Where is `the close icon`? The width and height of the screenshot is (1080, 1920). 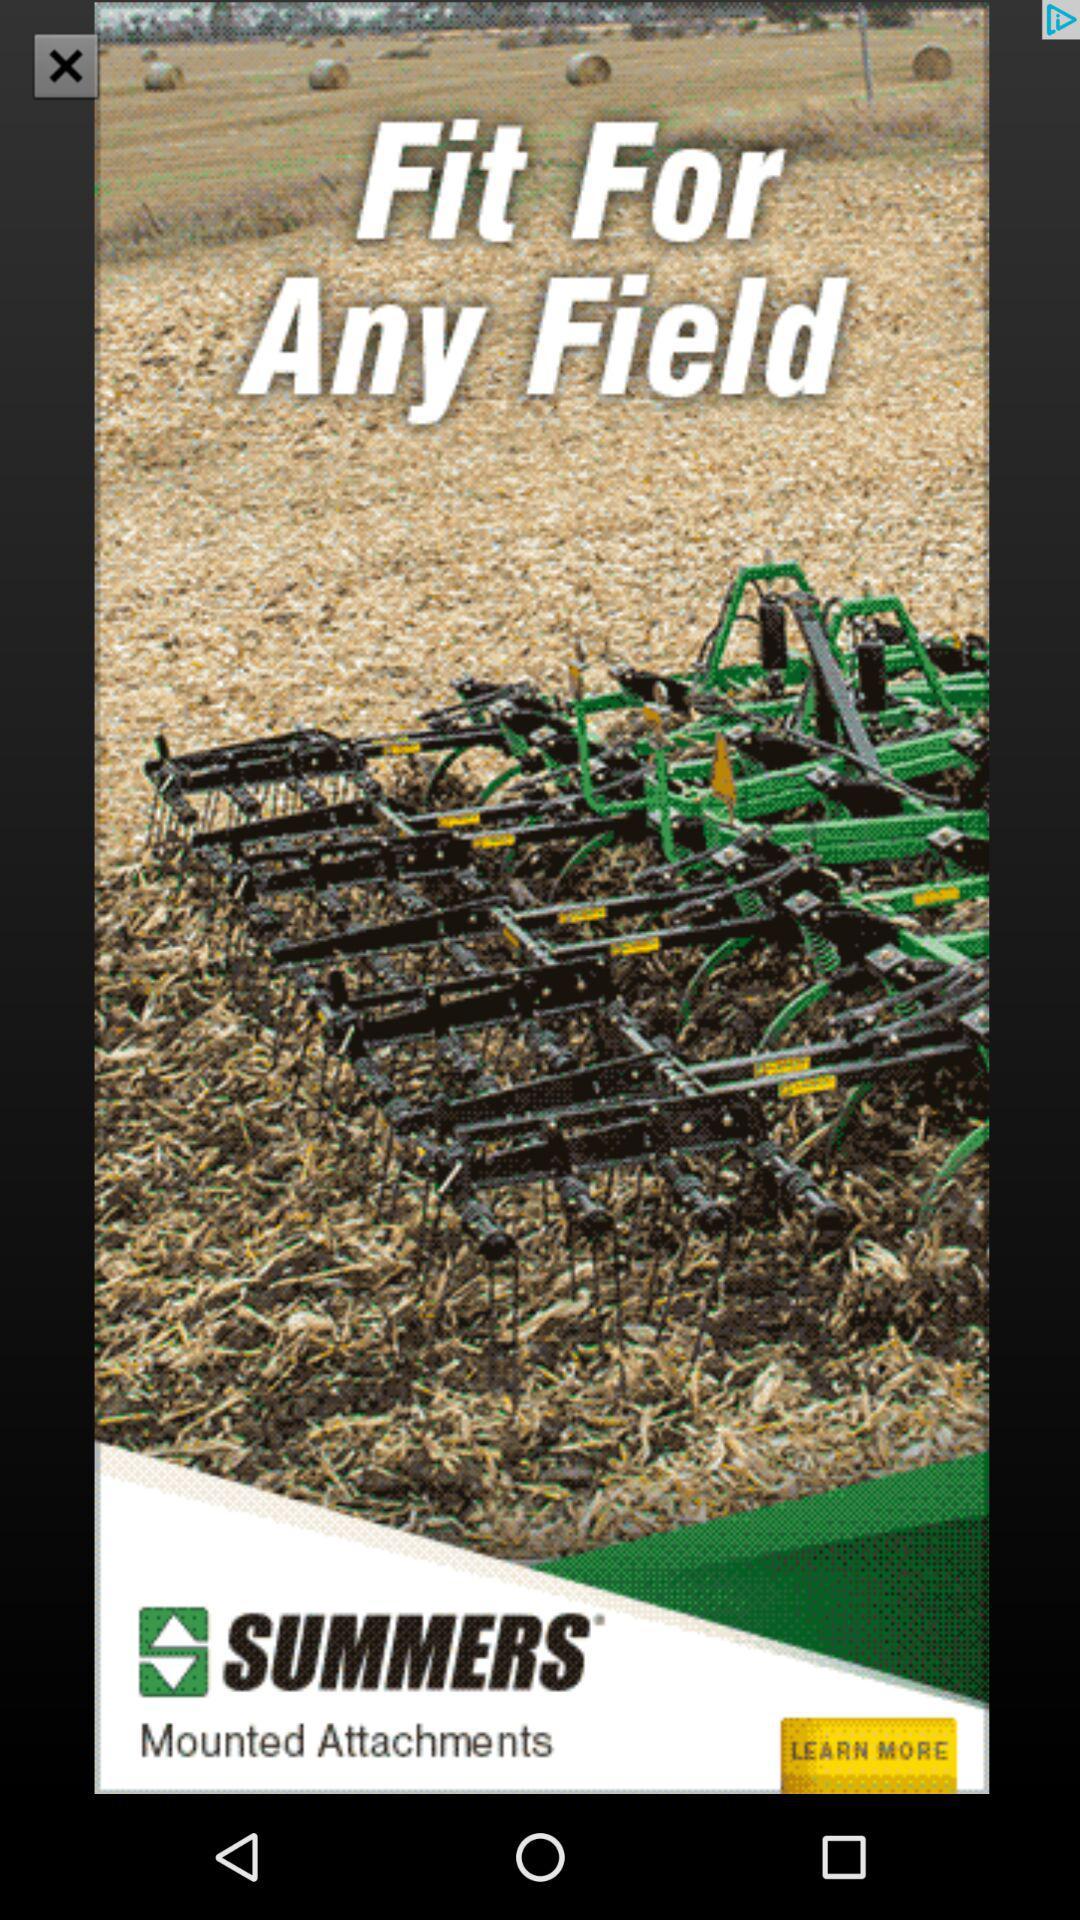
the close icon is located at coordinates (64, 70).